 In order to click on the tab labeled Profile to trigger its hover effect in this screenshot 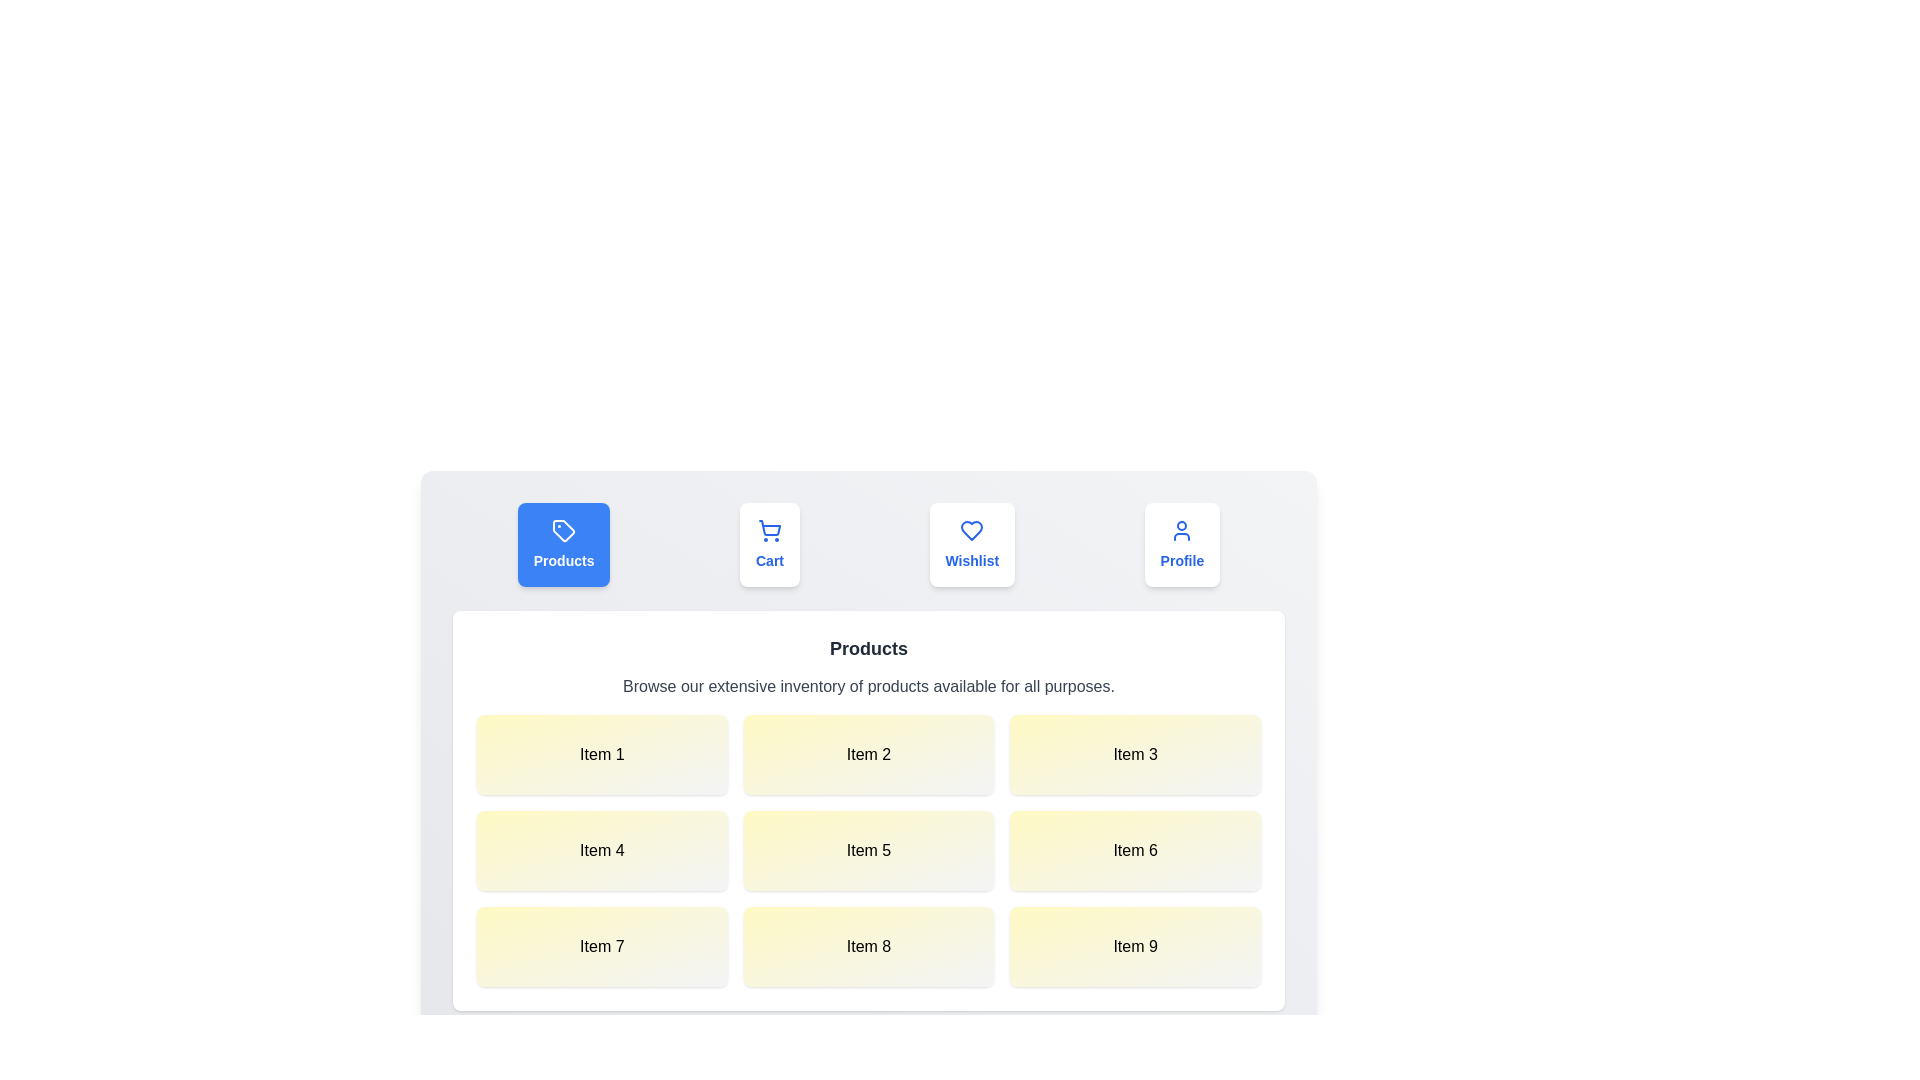, I will do `click(1182, 544)`.